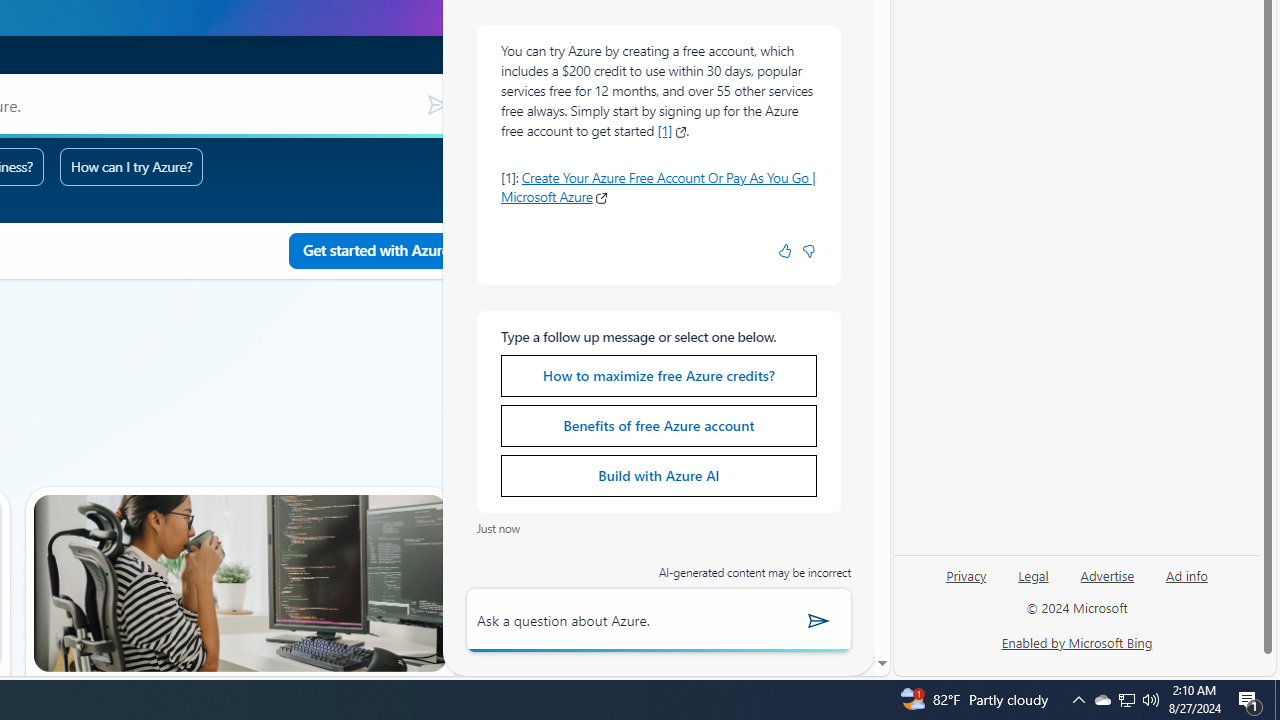  I want to click on 'Send', so click(819, 619).